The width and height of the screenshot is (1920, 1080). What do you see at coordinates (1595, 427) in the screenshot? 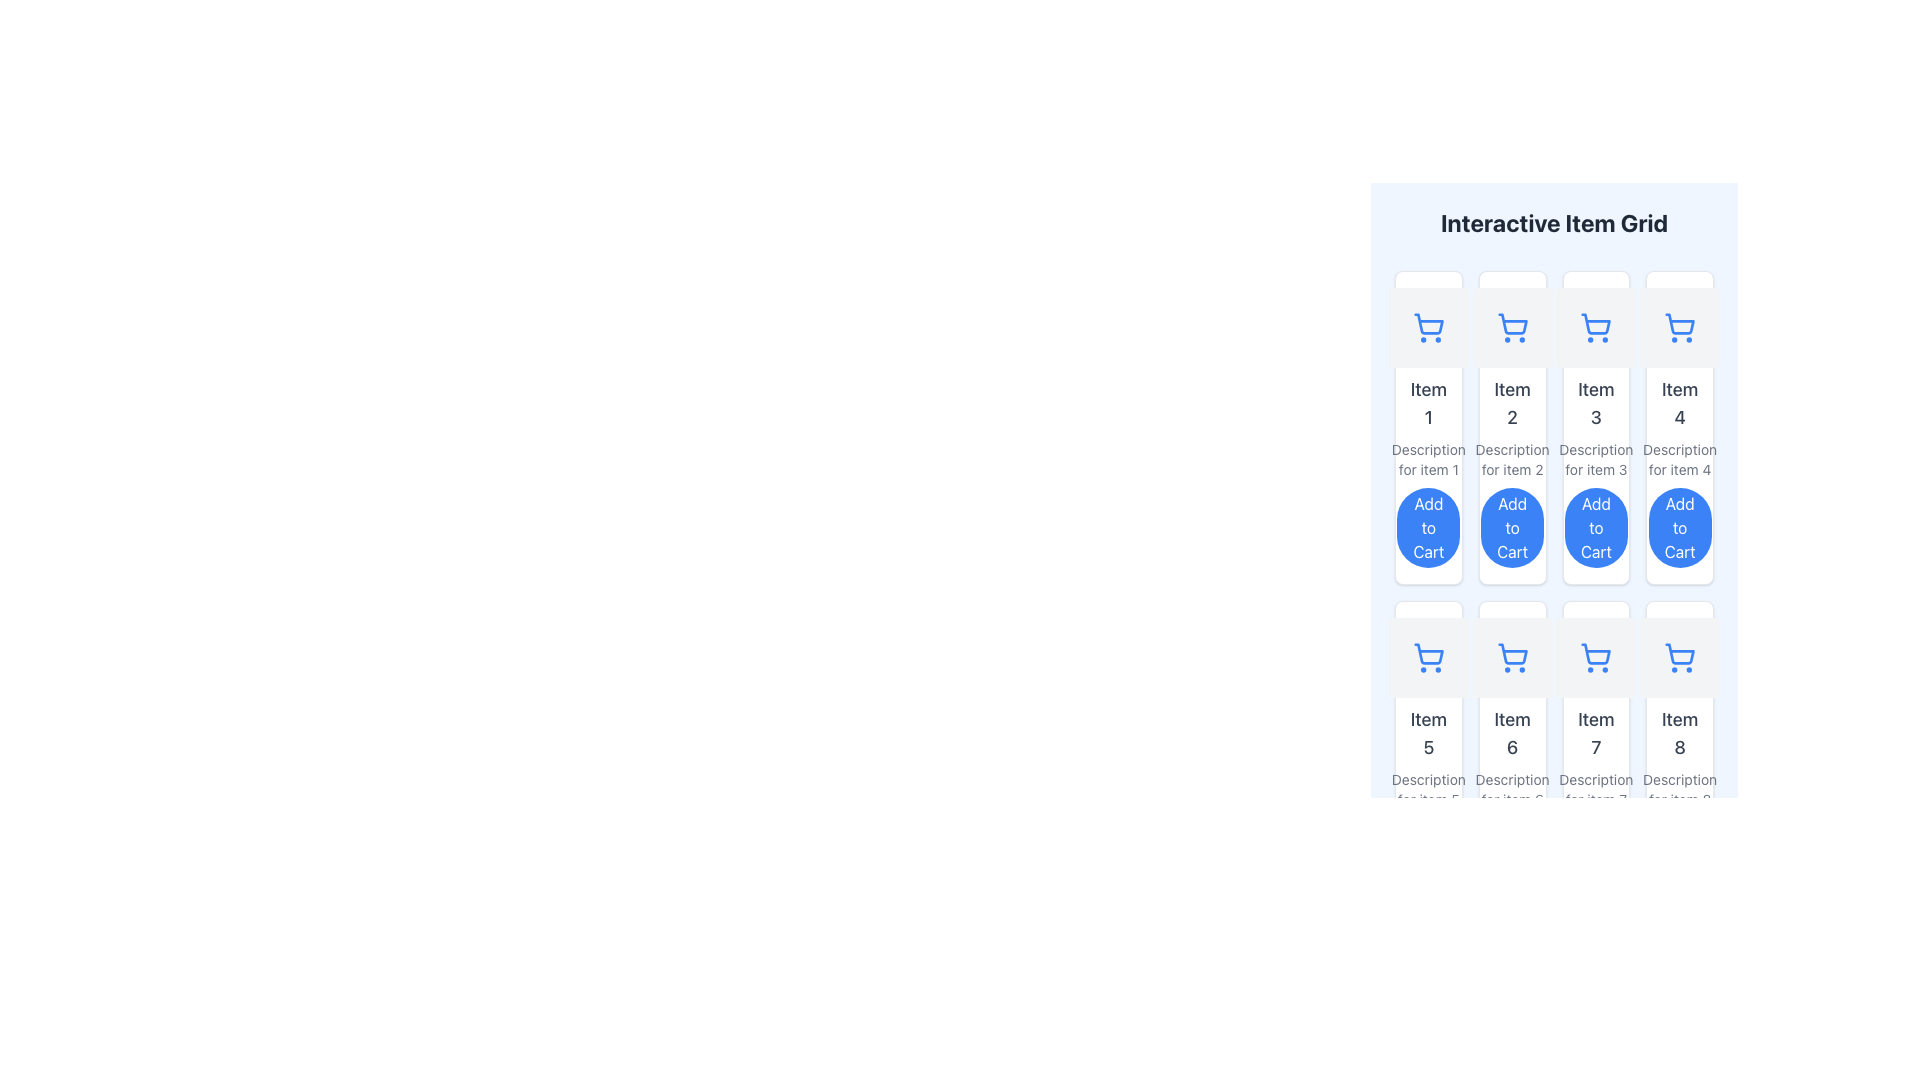
I see `the blue shopping cart icon at the top of the 'Item 3' interactive card` at bounding box center [1595, 427].